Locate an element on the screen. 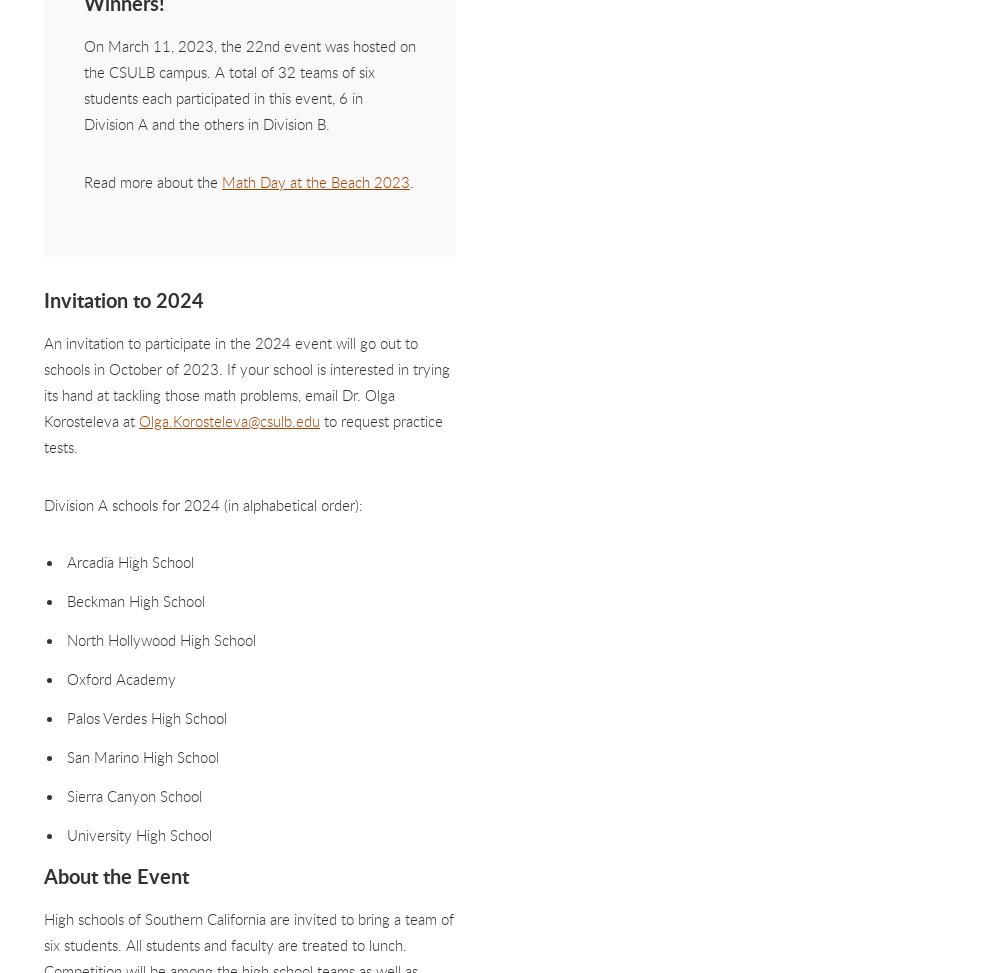  'Math Day at the Beach 2023' is located at coordinates (221, 180).